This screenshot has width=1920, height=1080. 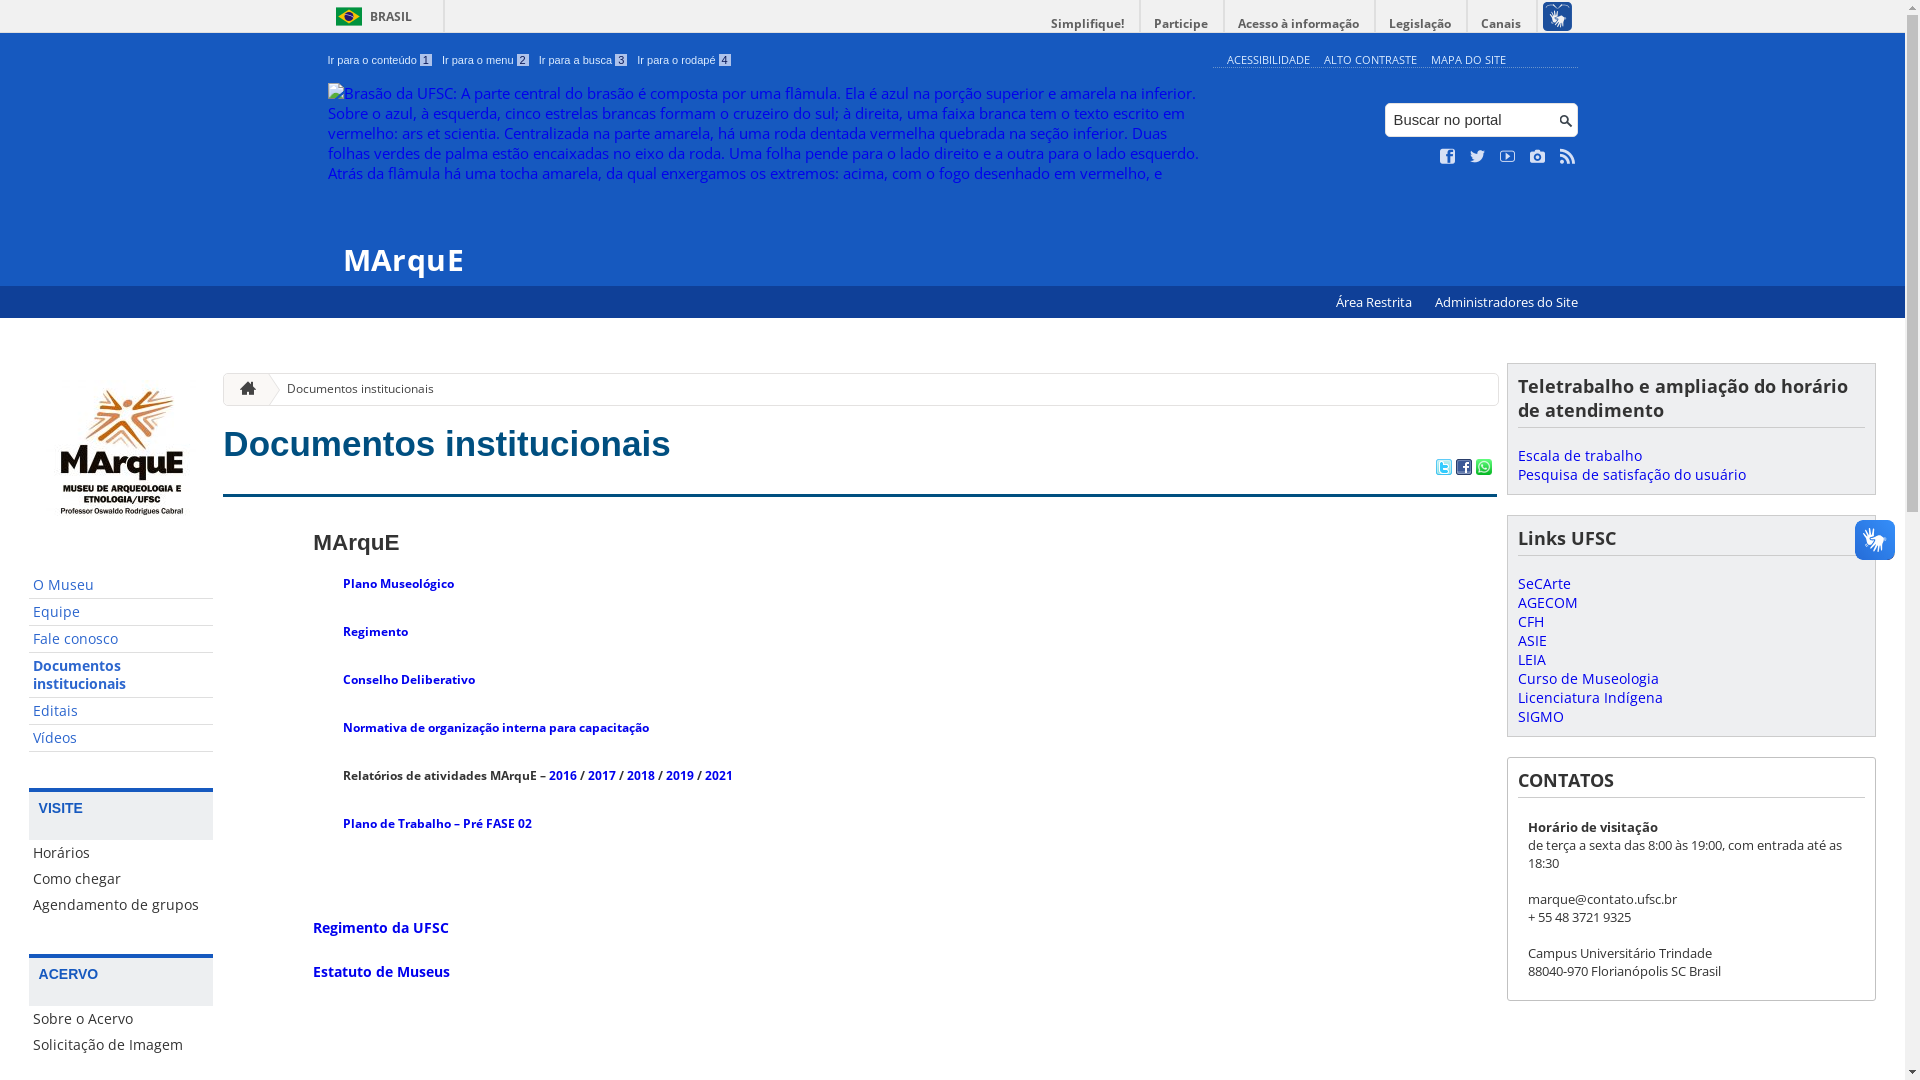 I want to click on 'Siga no Twitter', so click(x=1478, y=156).